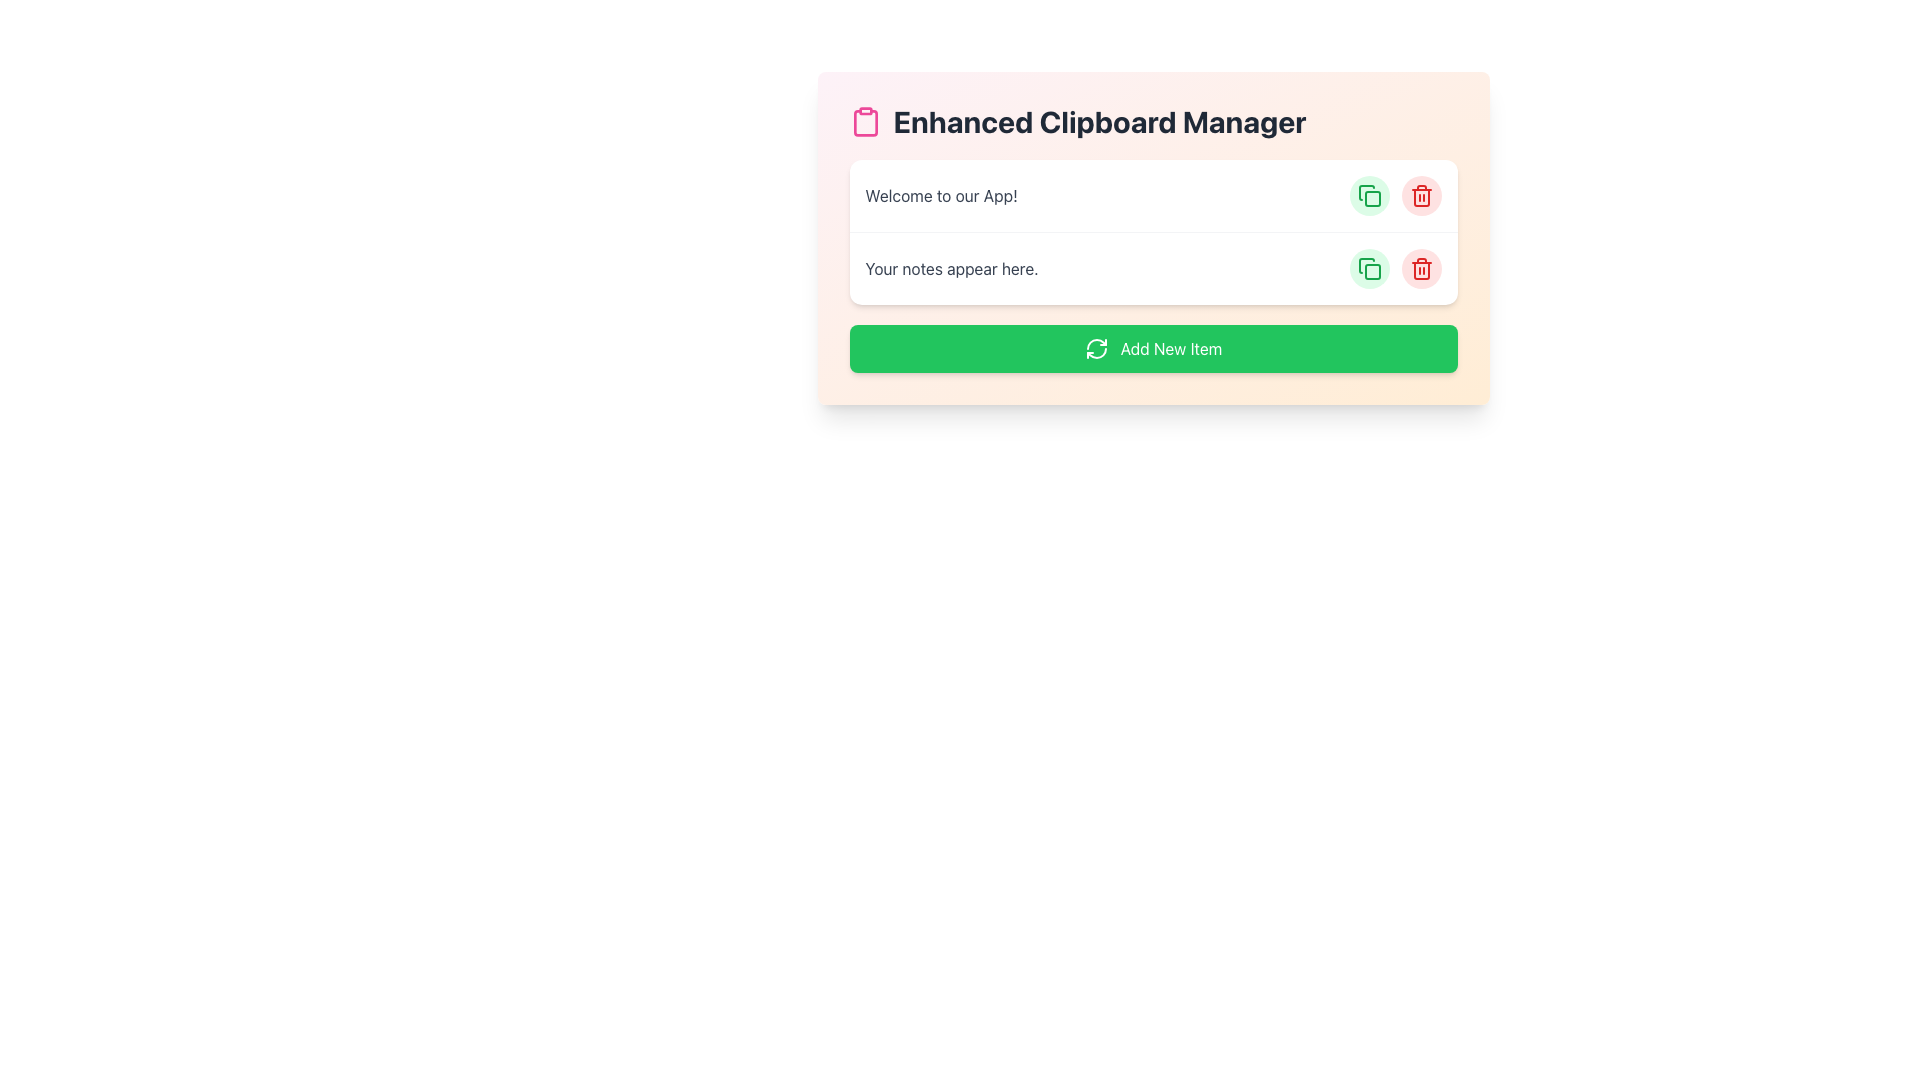  Describe the element at coordinates (1420, 268) in the screenshot. I see `the red trash can icon button` at that location.